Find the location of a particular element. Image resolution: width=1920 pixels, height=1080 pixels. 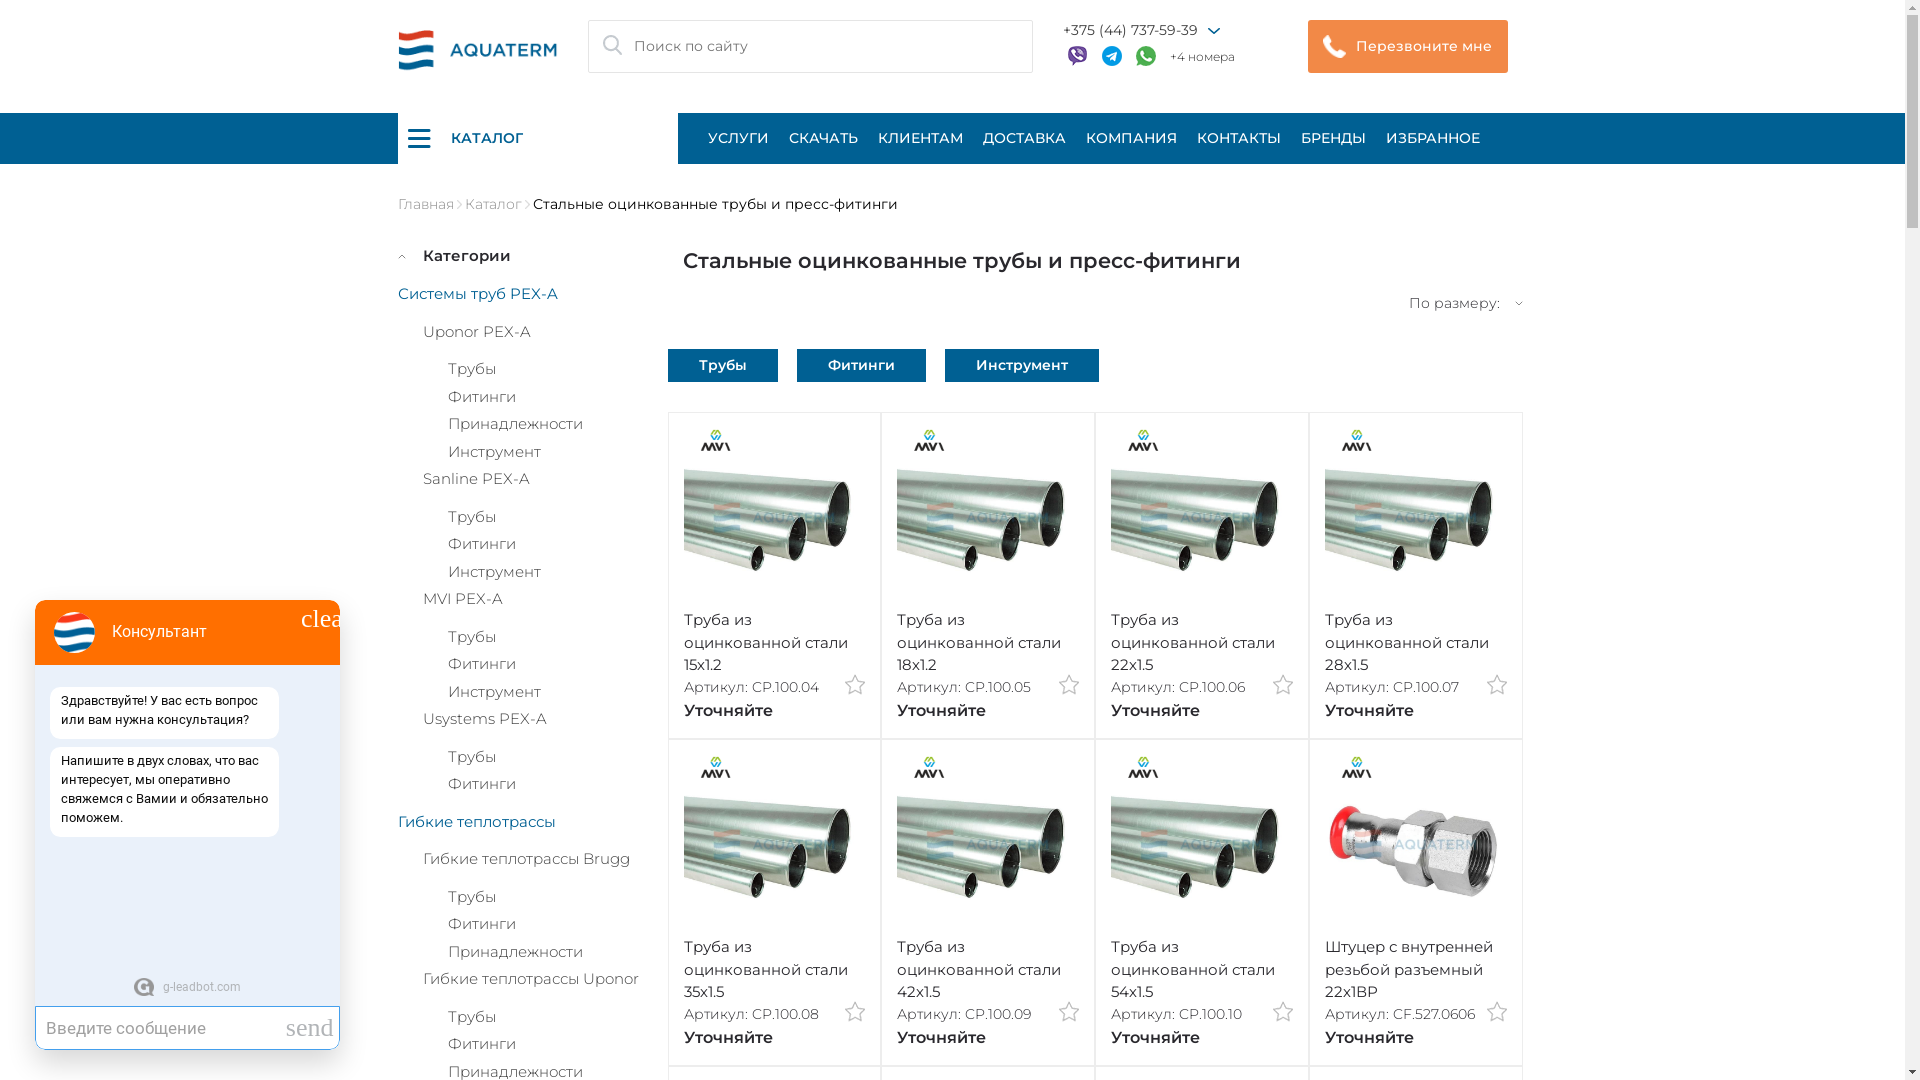

'Sanline PEX-A' is located at coordinates (474, 478).